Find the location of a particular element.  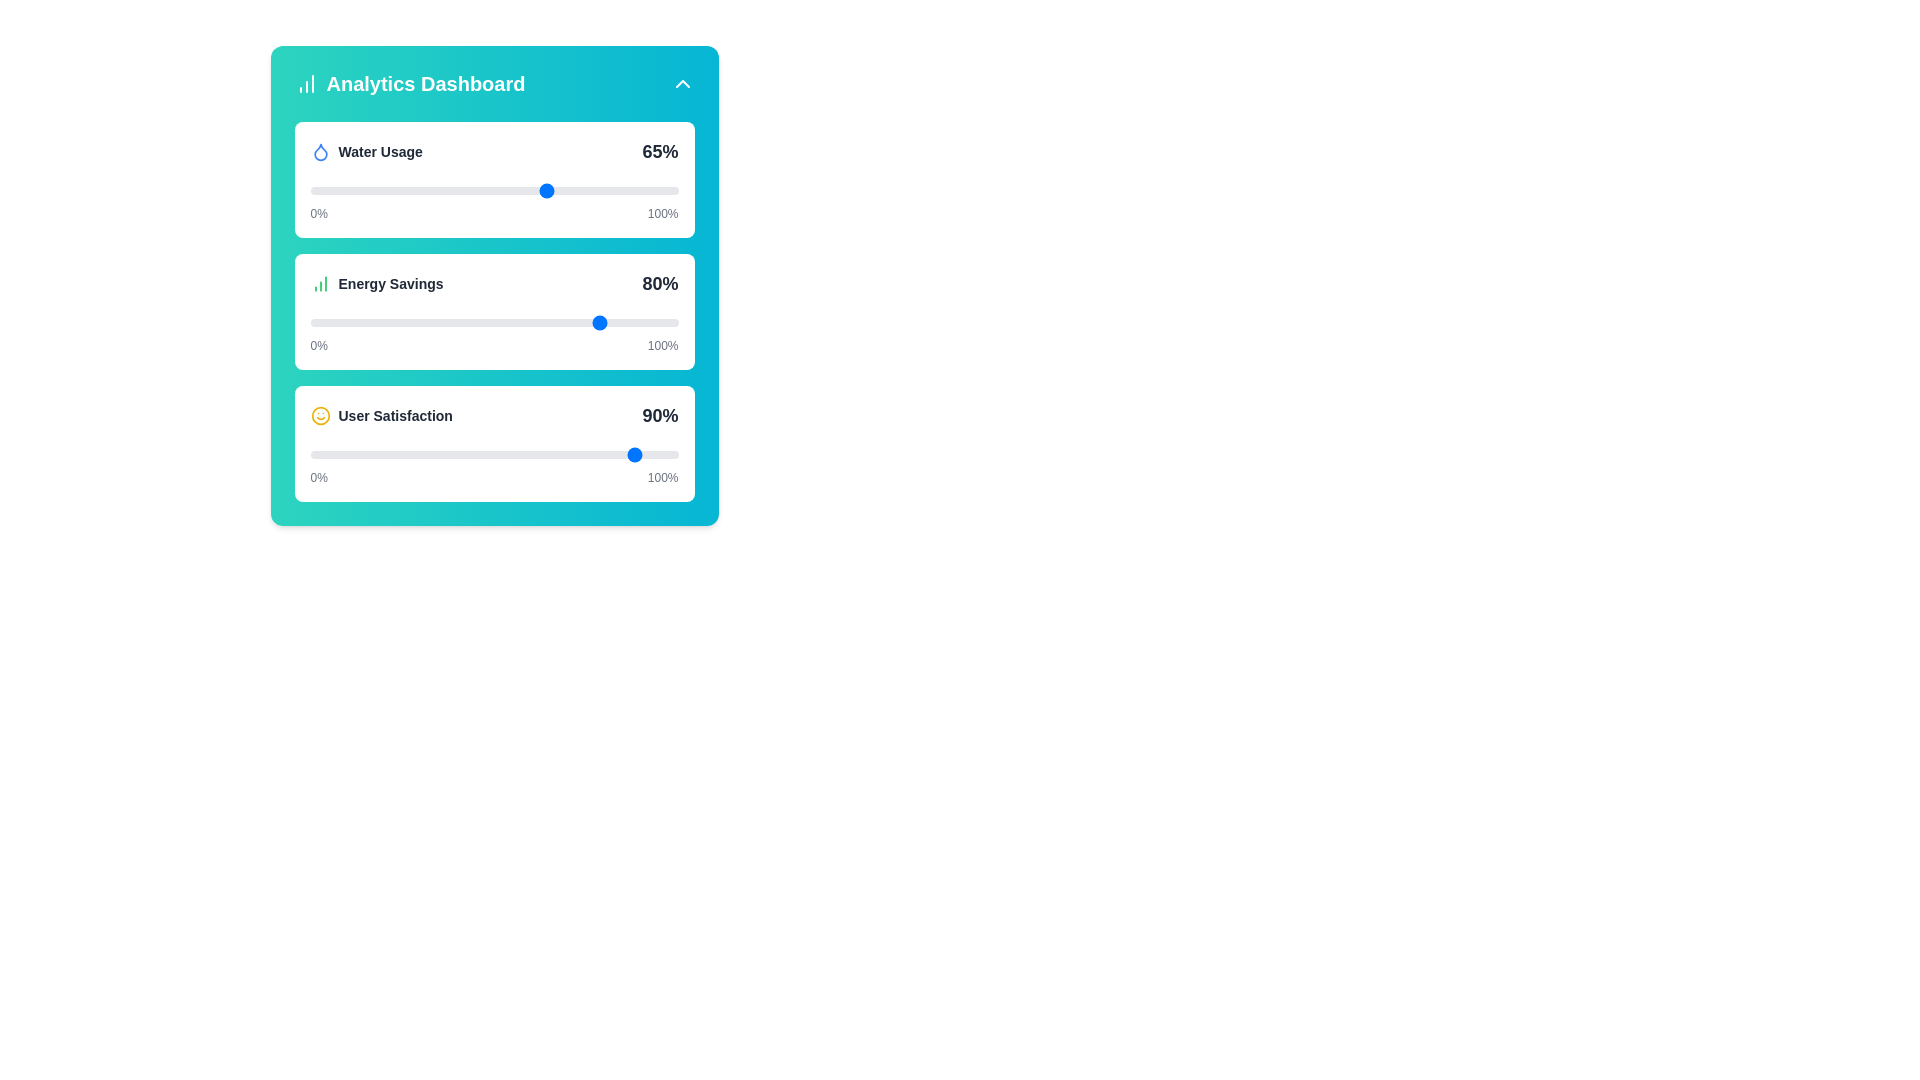

user satisfaction is located at coordinates (340, 455).